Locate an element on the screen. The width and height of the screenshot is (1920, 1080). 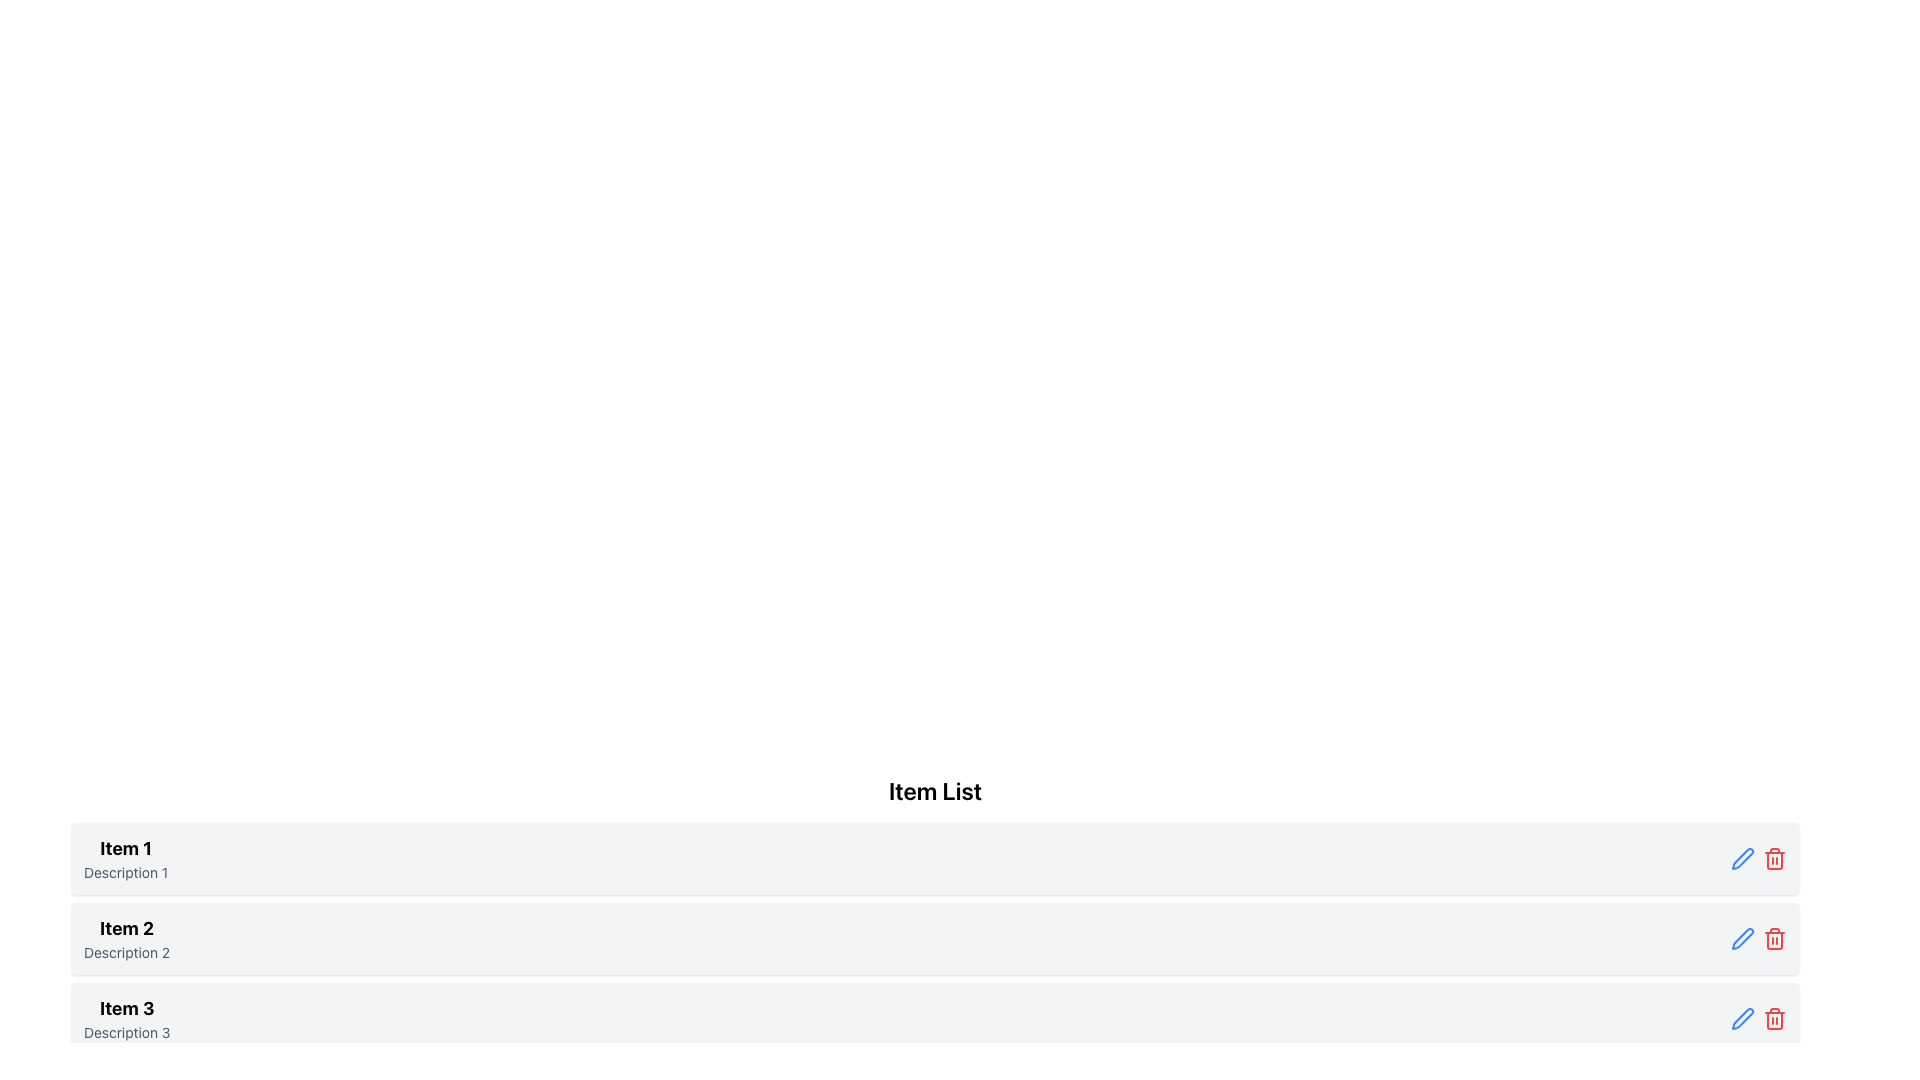
the edit action button represented by the pen icon in the row containing 'Item 3' and 'Description 3' to initiate an edit action for the associated list item is located at coordinates (1741, 1018).